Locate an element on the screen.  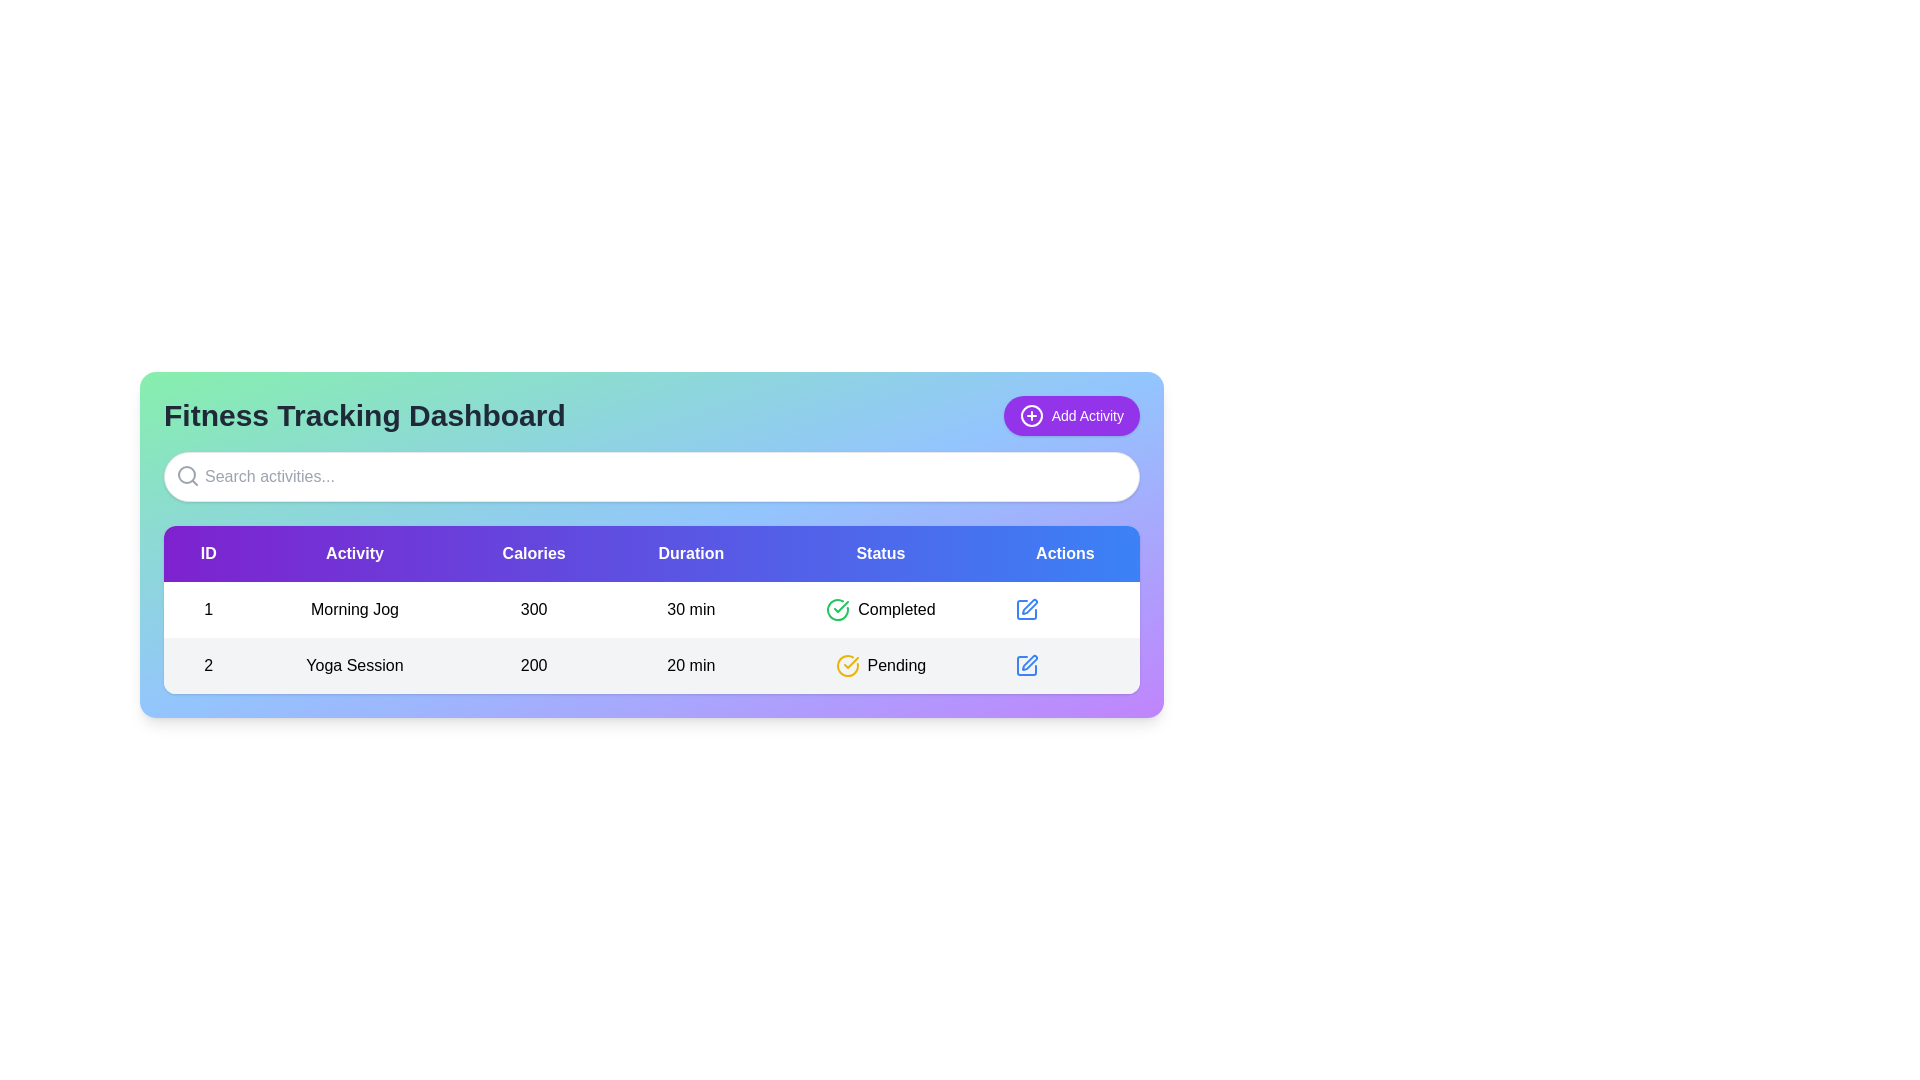
the edit button styled as an icon, which is the last icon in the 'Actions' column of the second row in the table, to modify the details of the 'Yoga Session' activity is located at coordinates (1026, 666).